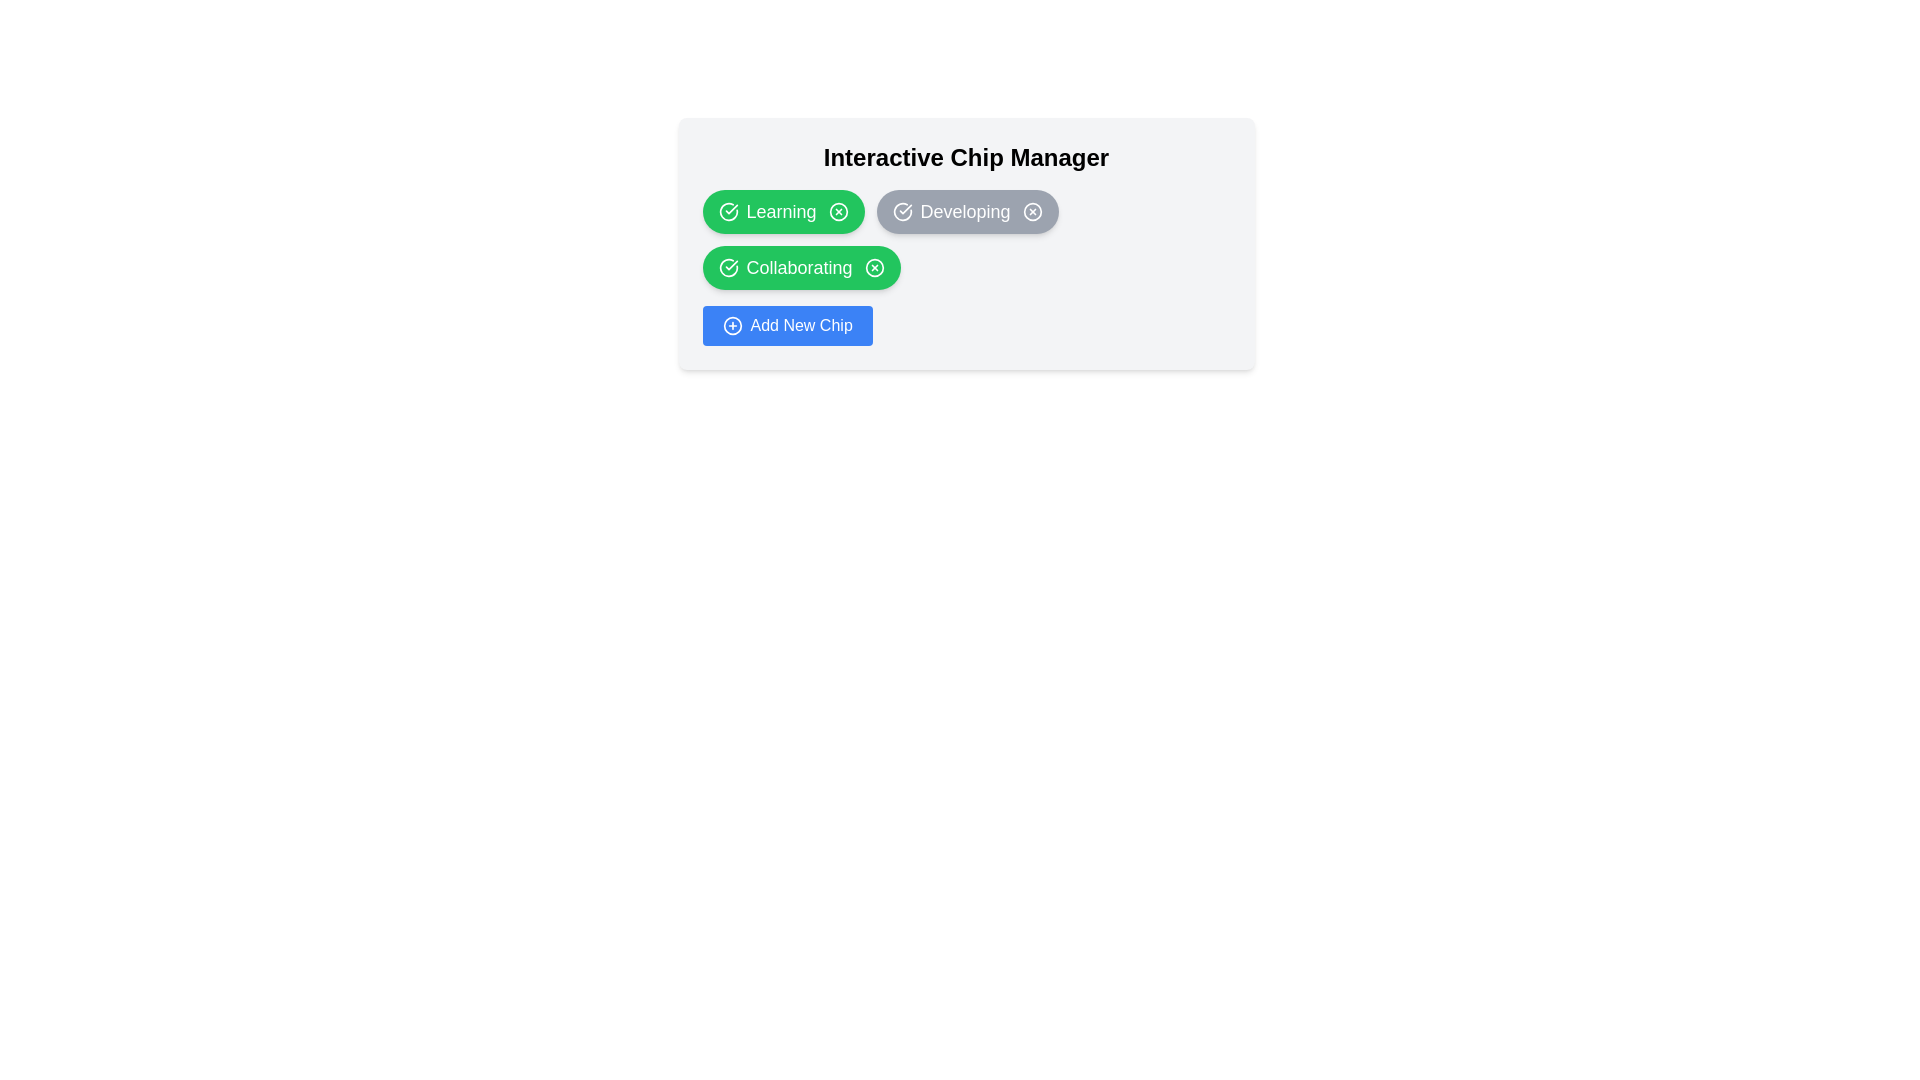  Describe the element at coordinates (967, 212) in the screenshot. I see `the 'Developing' button located in the 'Interactive Chip Manager' section, which is the second button in the vertical stack` at that location.